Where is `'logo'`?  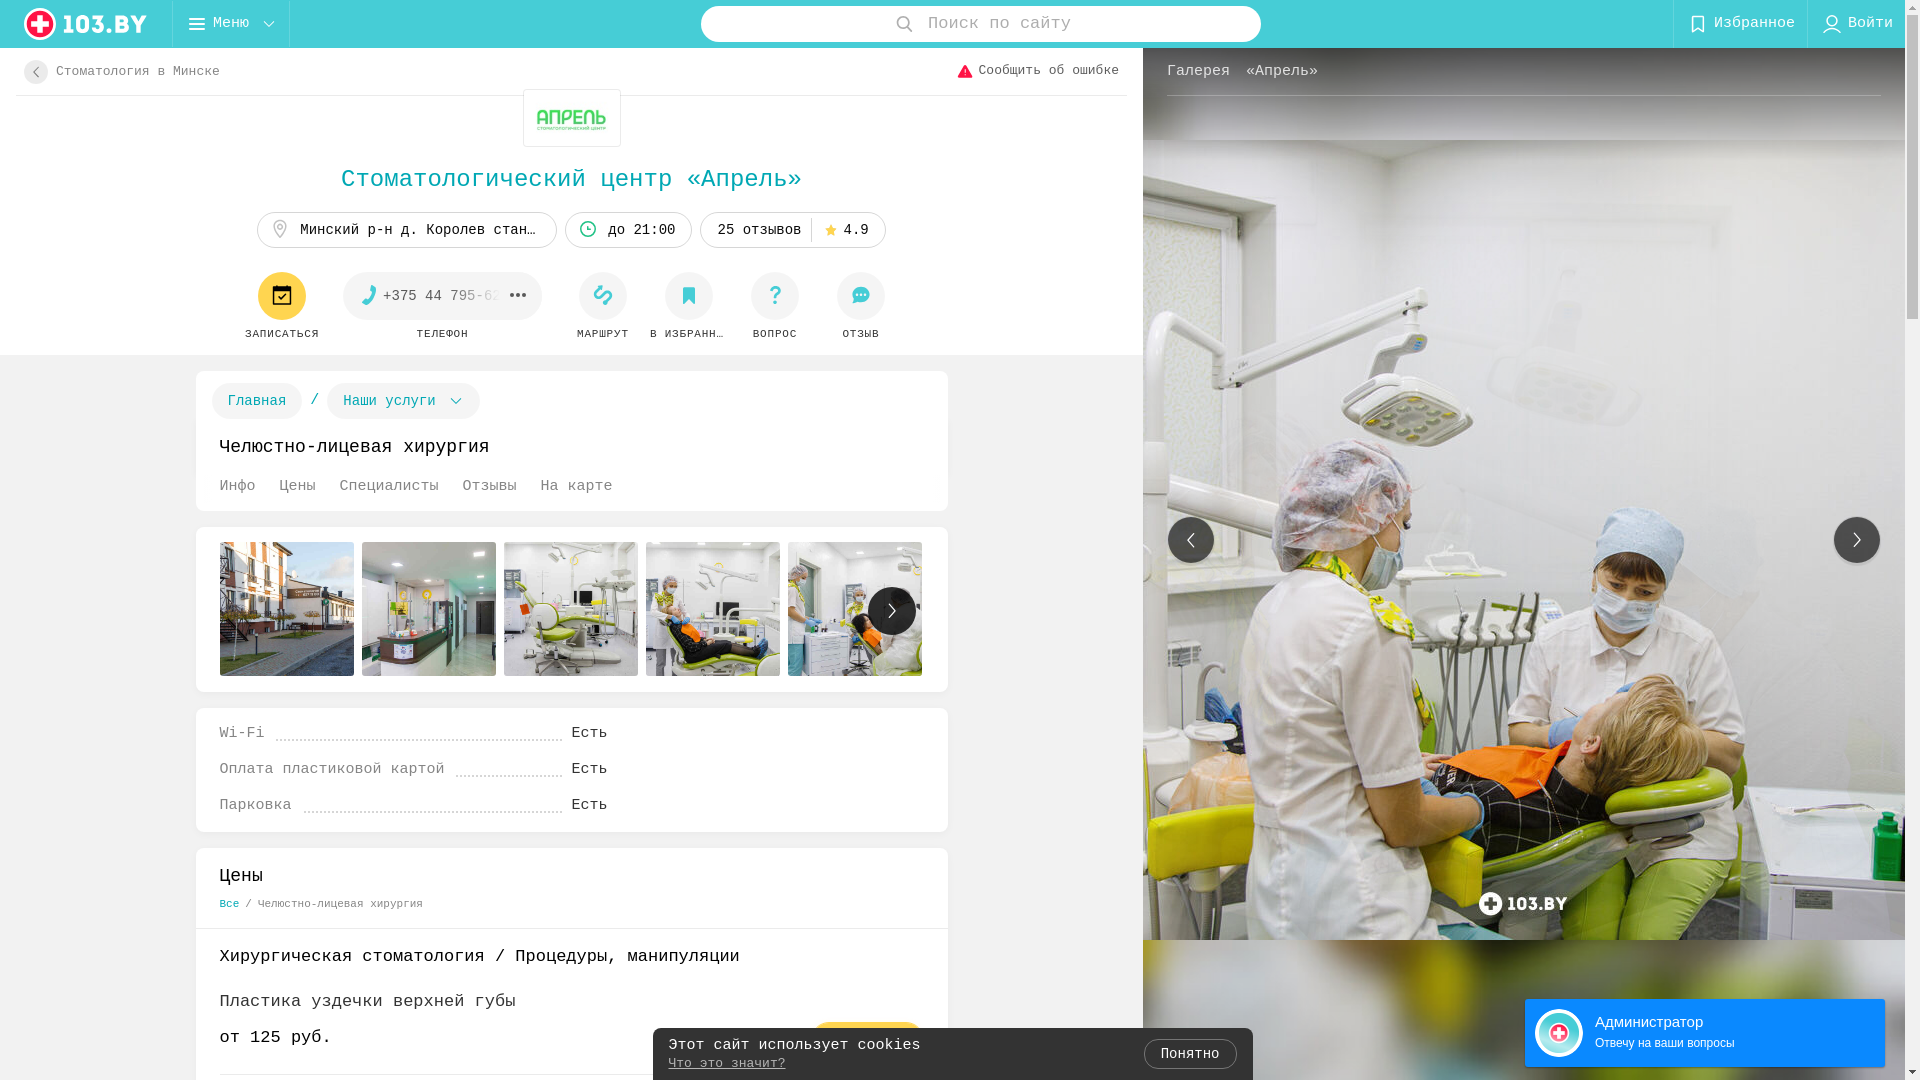 'logo' is located at coordinates (85, 23).